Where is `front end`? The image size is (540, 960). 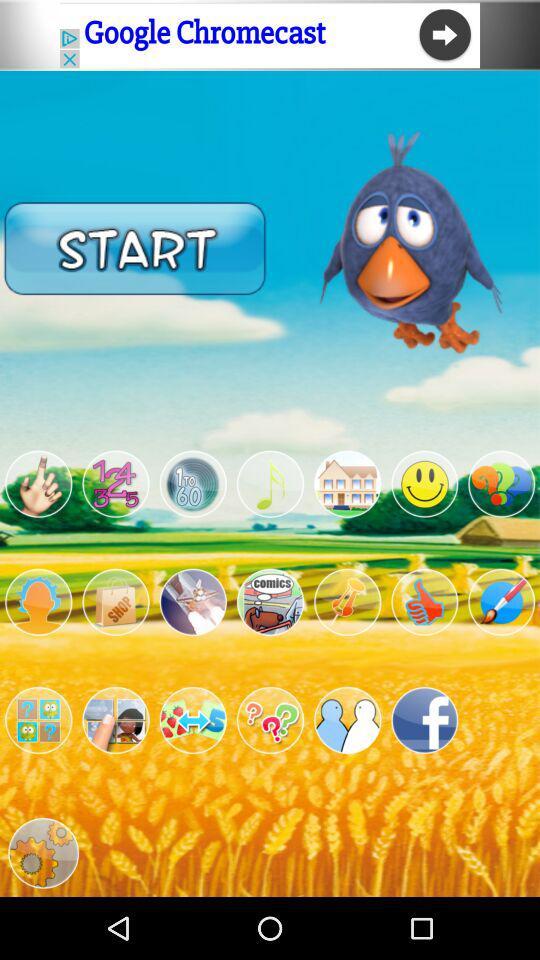
front end is located at coordinates (270, 720).